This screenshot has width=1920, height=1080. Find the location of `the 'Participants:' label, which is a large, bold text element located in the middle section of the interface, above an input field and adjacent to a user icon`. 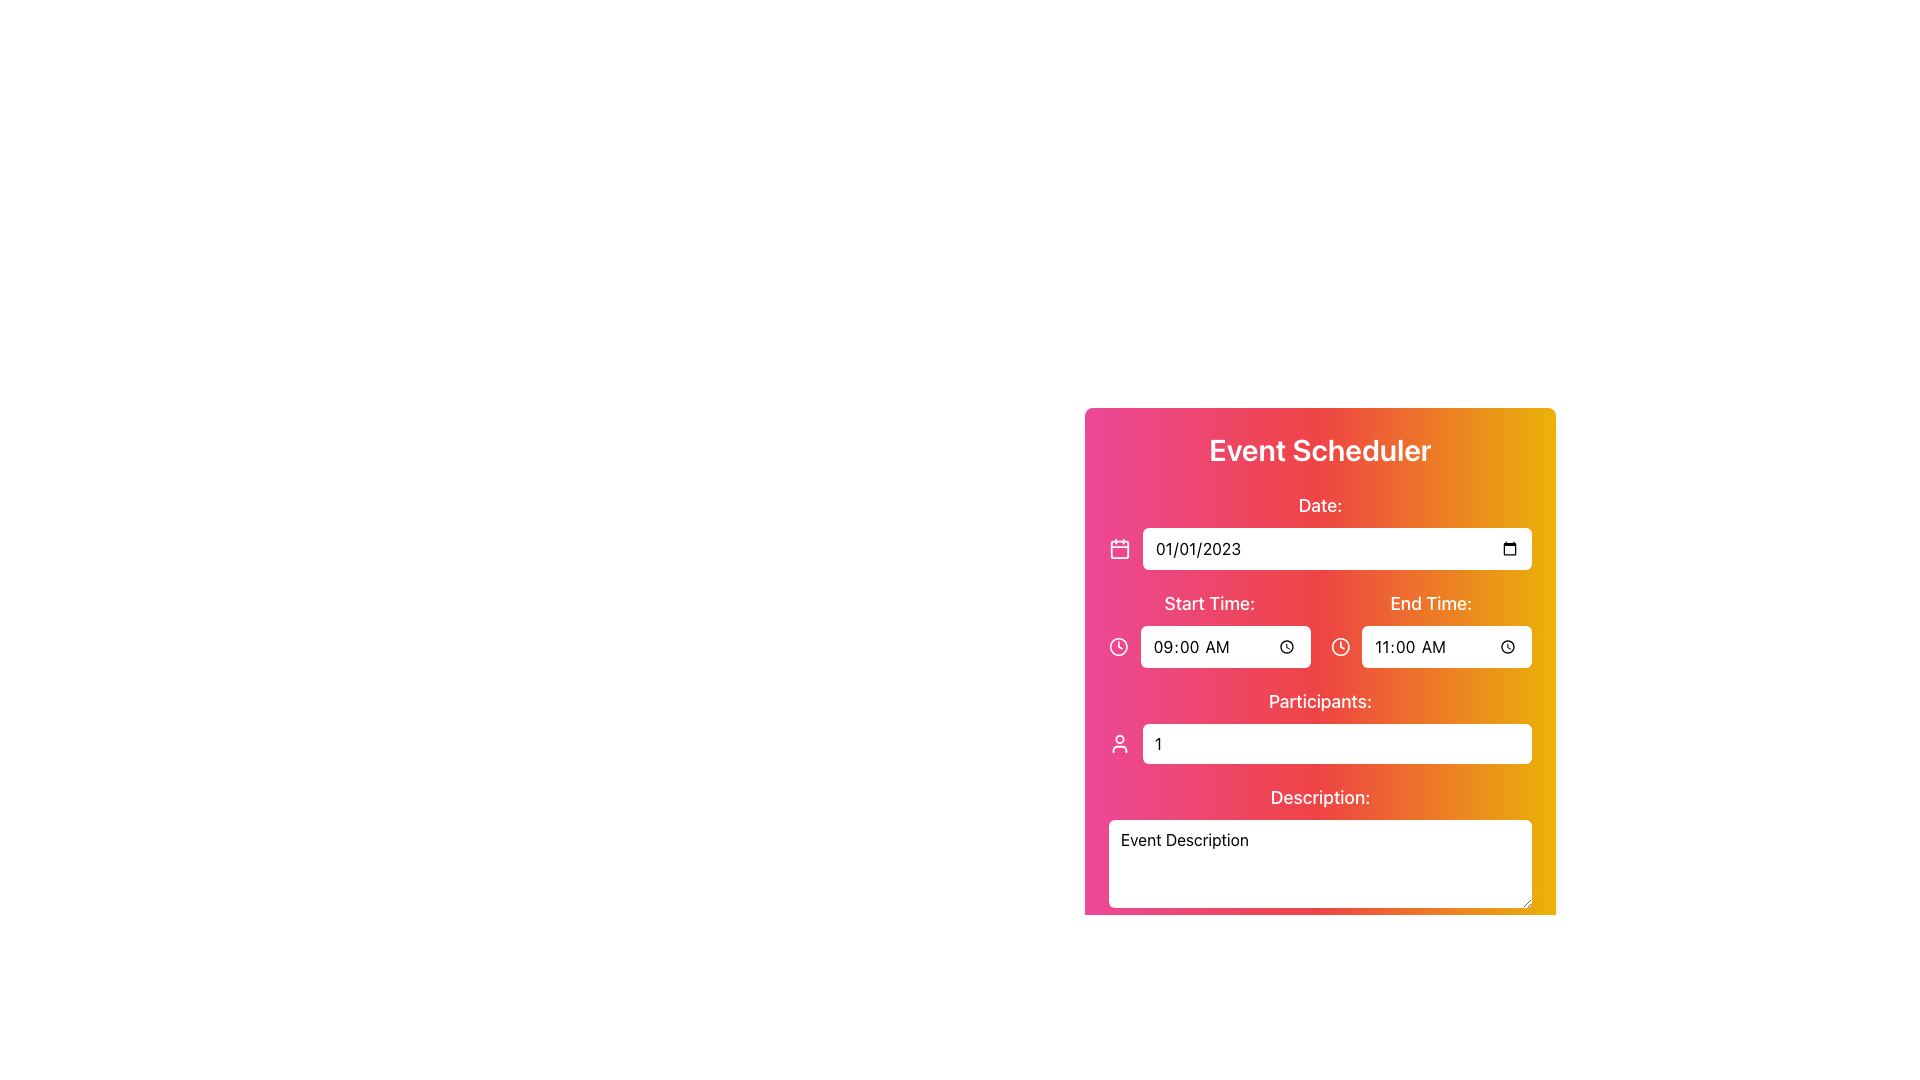

the 'Participants:' label, which is a large, bold text element located in the middle section of the interface, above an input field and adjacent to a user icon is located at coordinates (1320, 701).